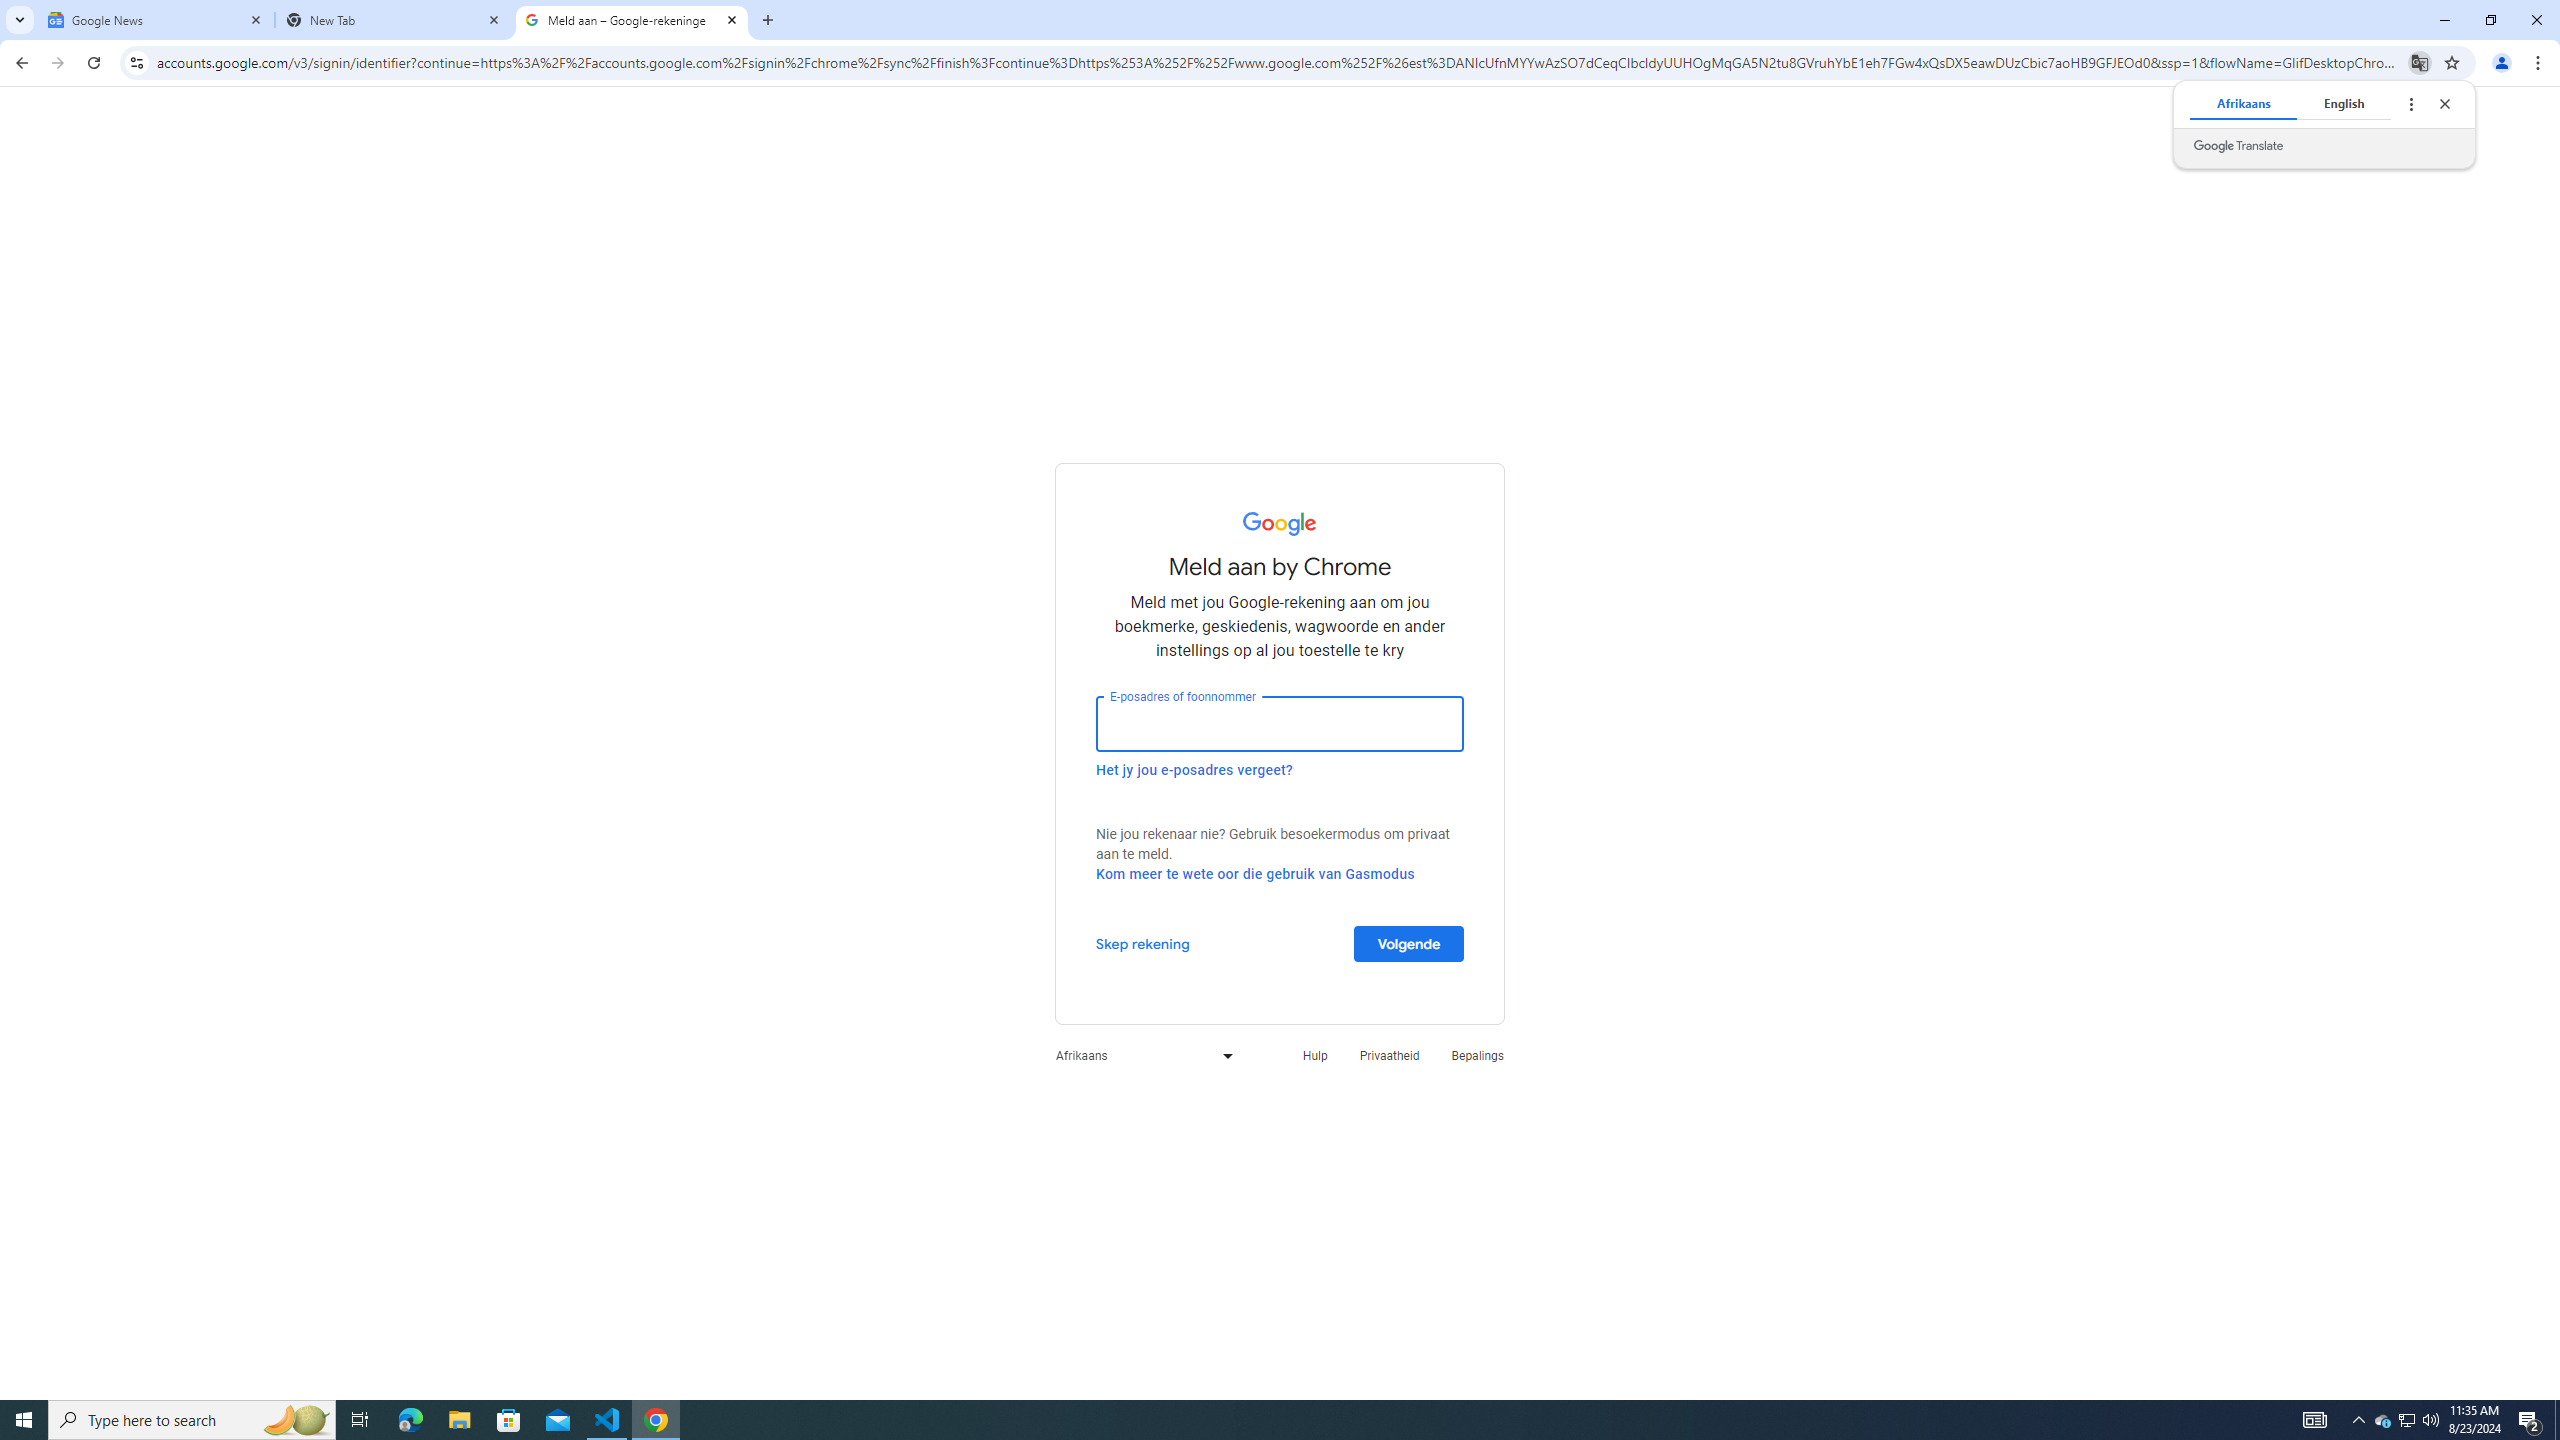 This screenshot has width=2560, height=1440. I want to click on 'Google News', so click(155, 19).